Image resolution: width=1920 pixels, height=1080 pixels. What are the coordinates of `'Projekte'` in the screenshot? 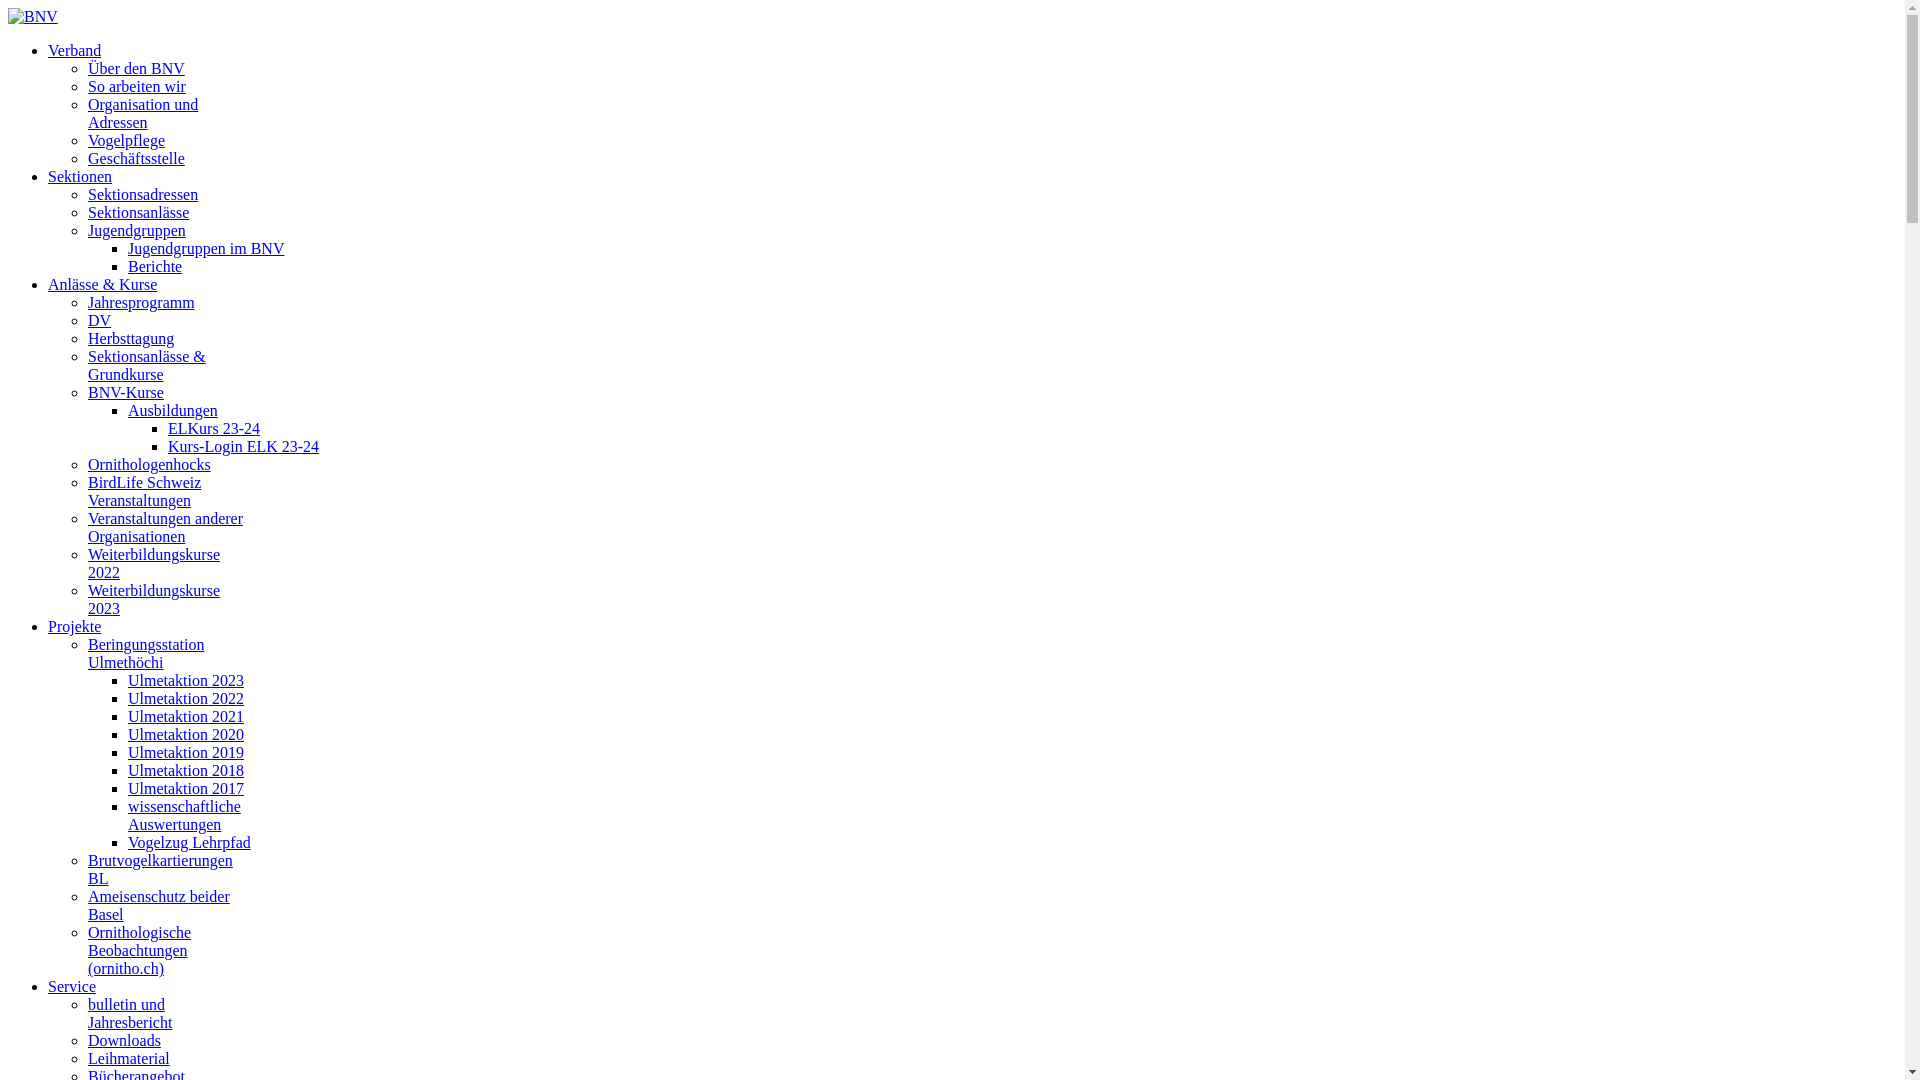 It's located at (74, 625).